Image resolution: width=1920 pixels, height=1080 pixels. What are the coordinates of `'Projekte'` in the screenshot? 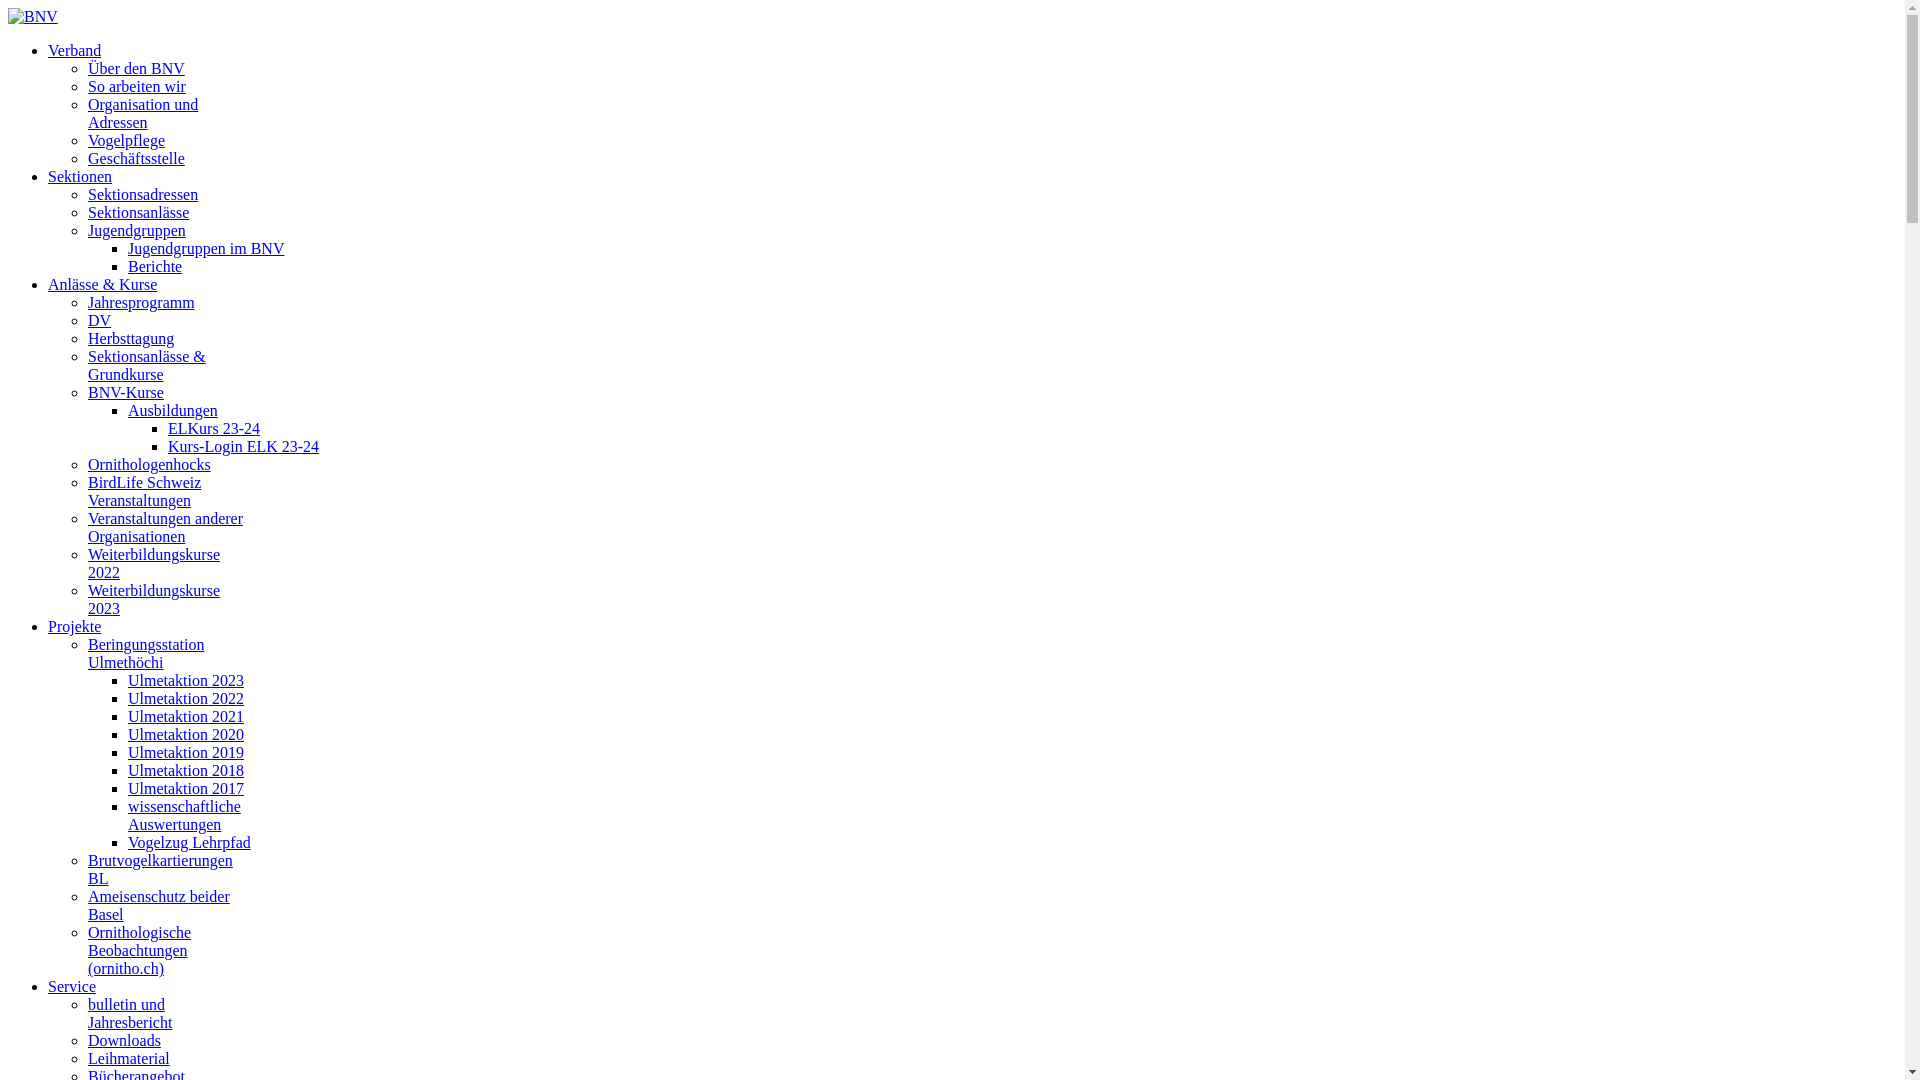 It's located at (74, 625).